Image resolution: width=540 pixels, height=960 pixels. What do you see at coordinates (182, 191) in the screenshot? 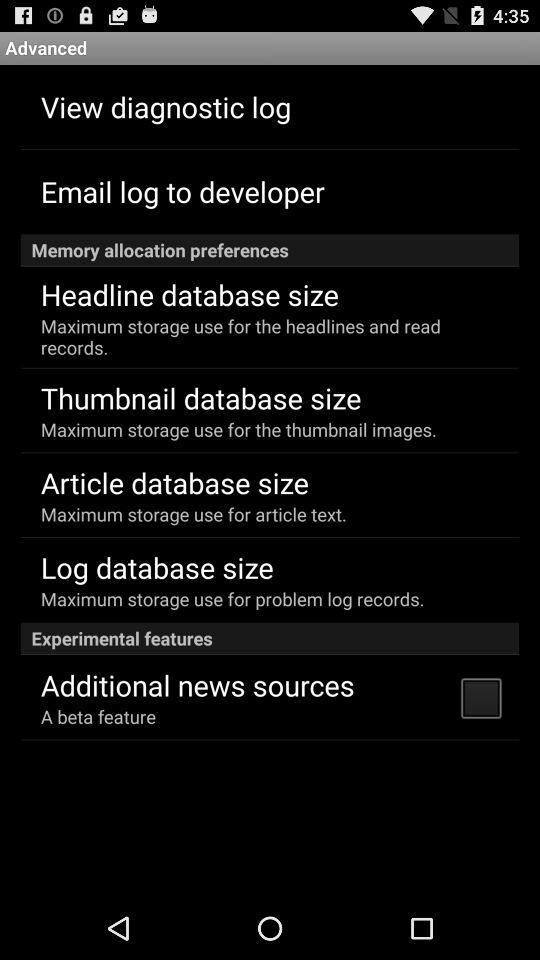
I see `item above the memory allocation preferences` at bounding box center [182, 191].